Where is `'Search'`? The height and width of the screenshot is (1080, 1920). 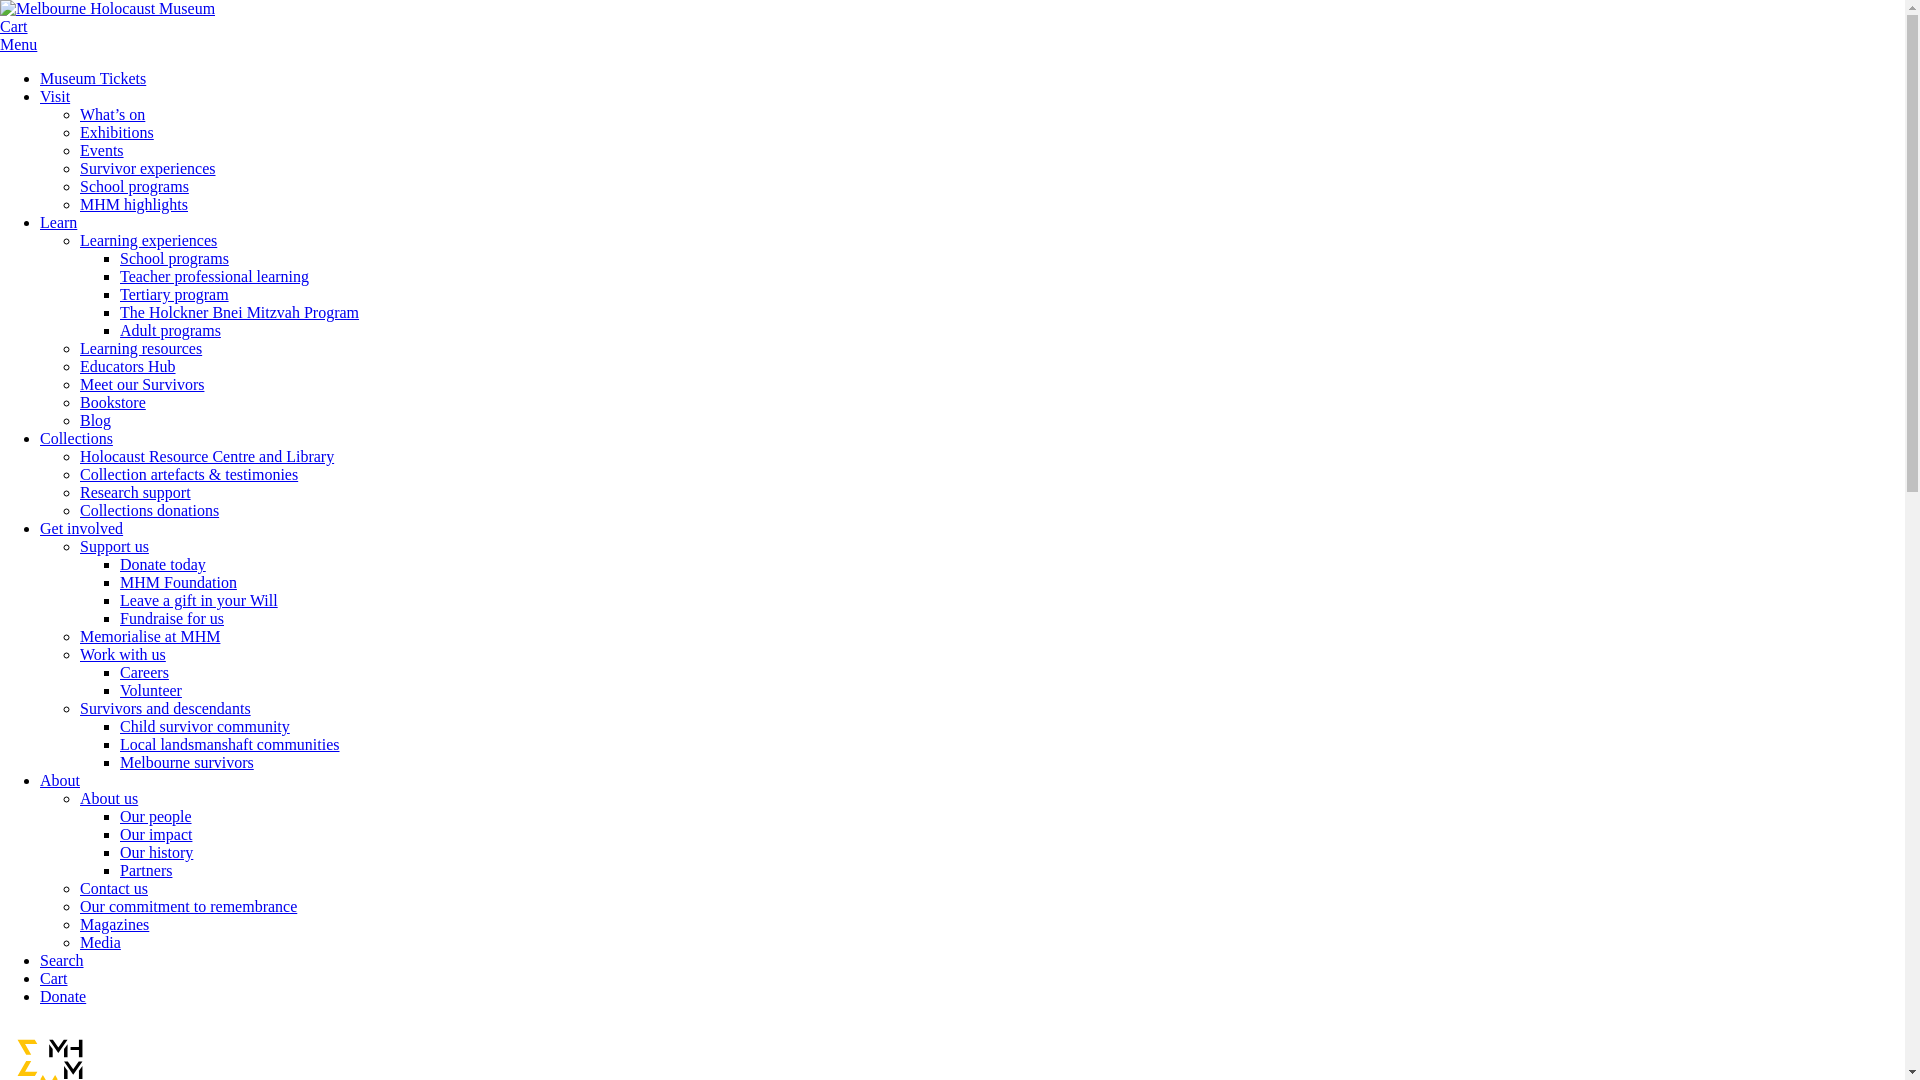
'Search' is located at coordinates (62, 959).